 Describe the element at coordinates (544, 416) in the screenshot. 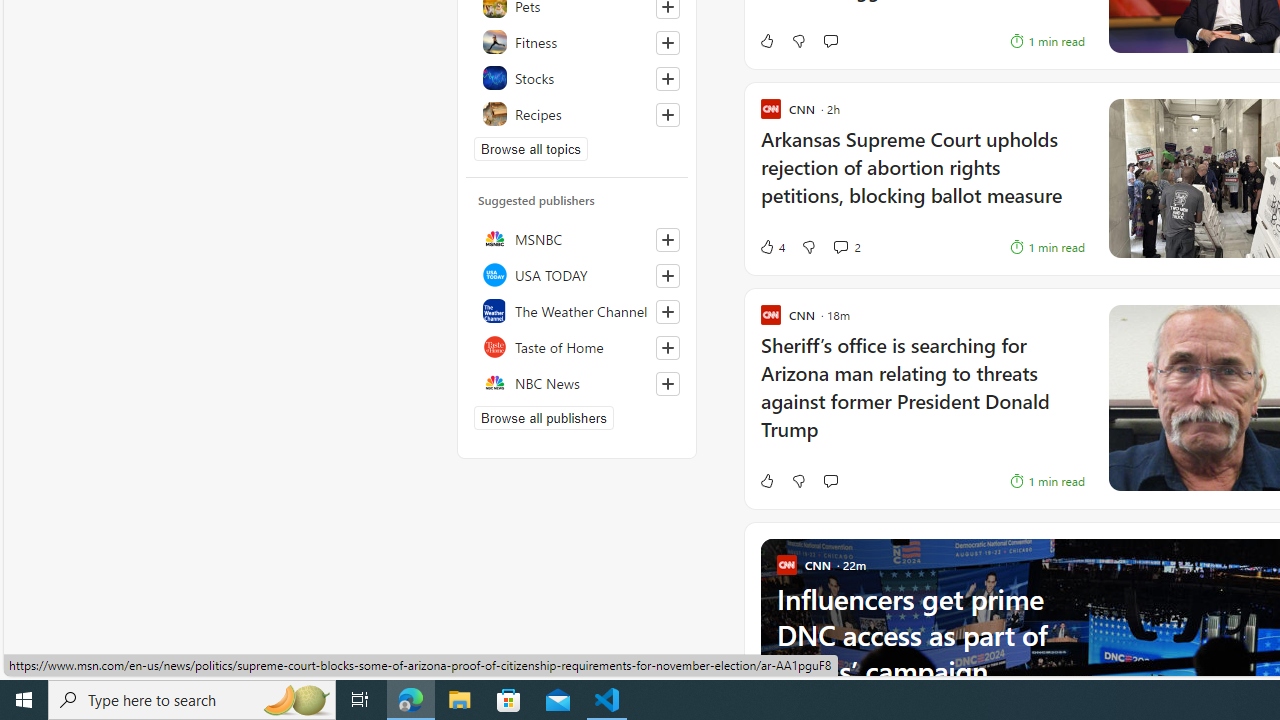

I see `'Browse all publishers'` at that location.